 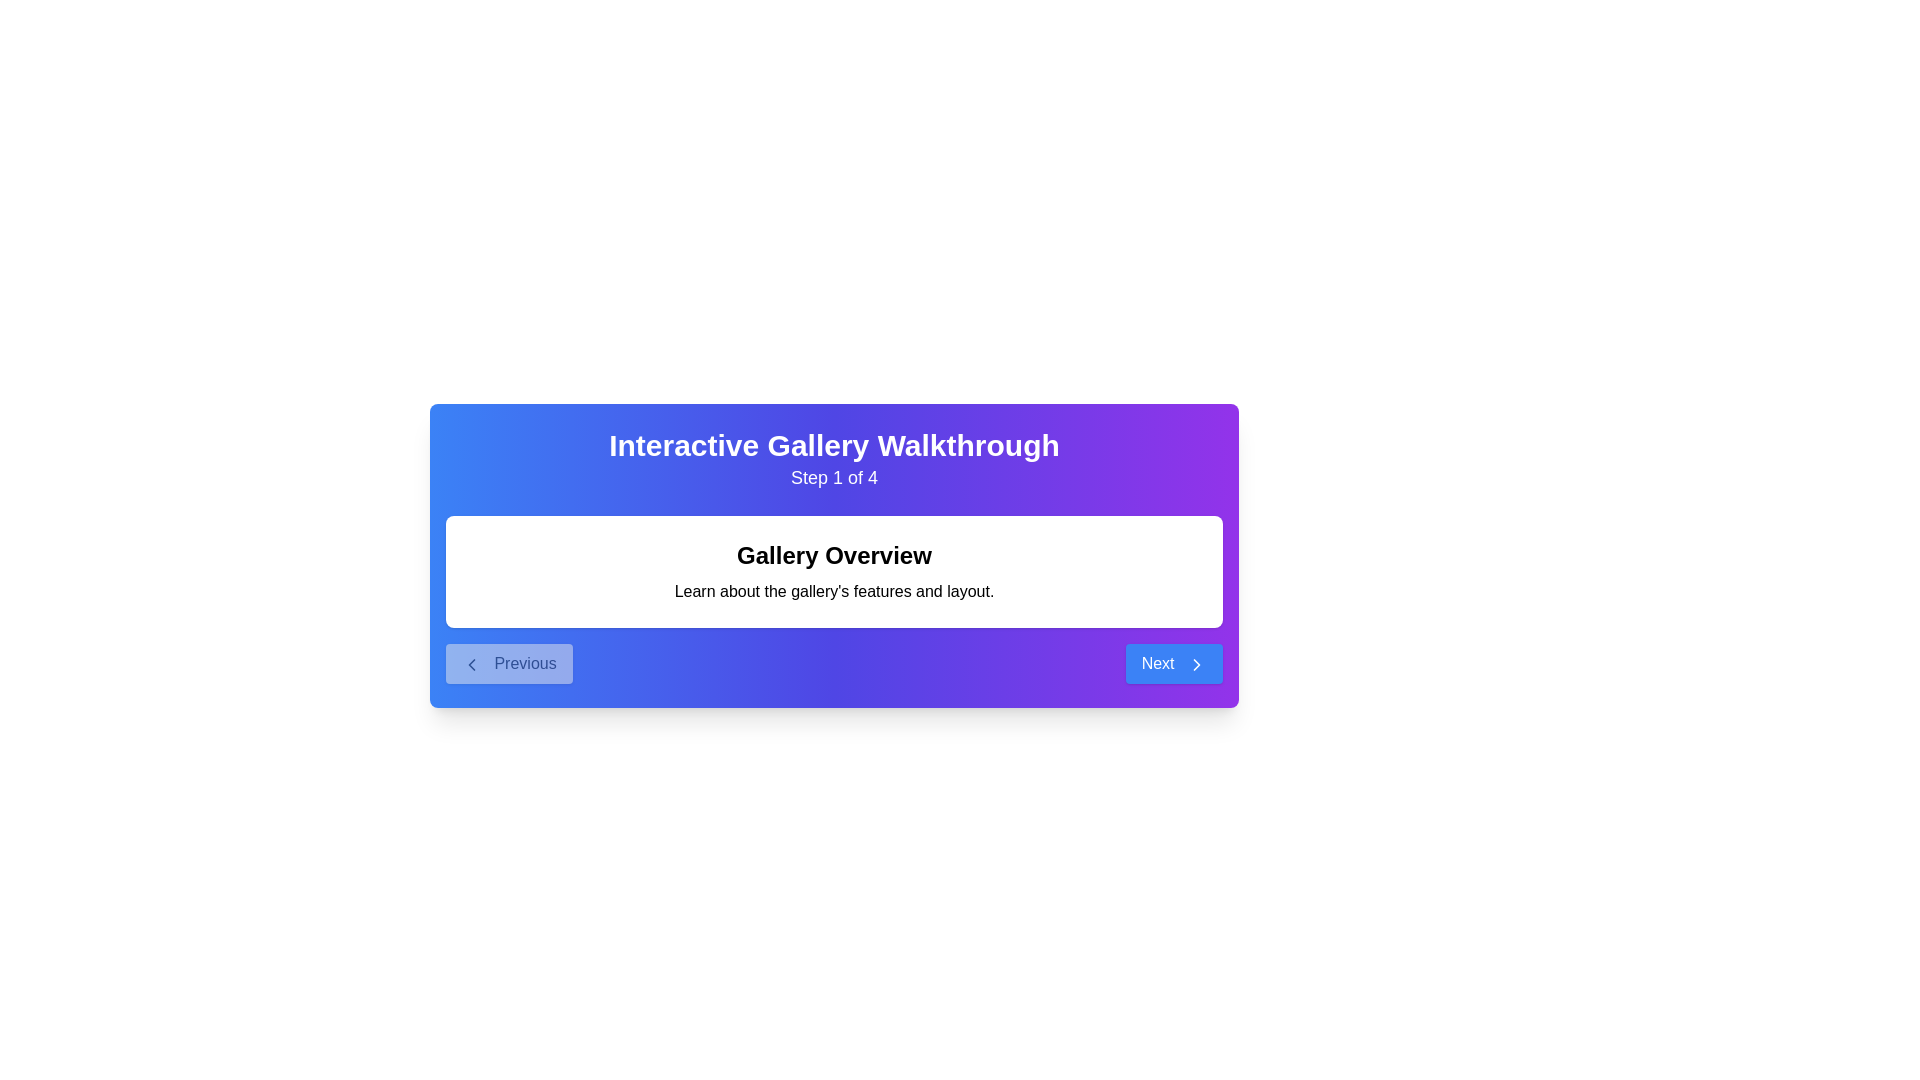 I want to click on the navigation button located on the right side of the footer navigation bar to observe visual effects, so click(x=1174, y=663).